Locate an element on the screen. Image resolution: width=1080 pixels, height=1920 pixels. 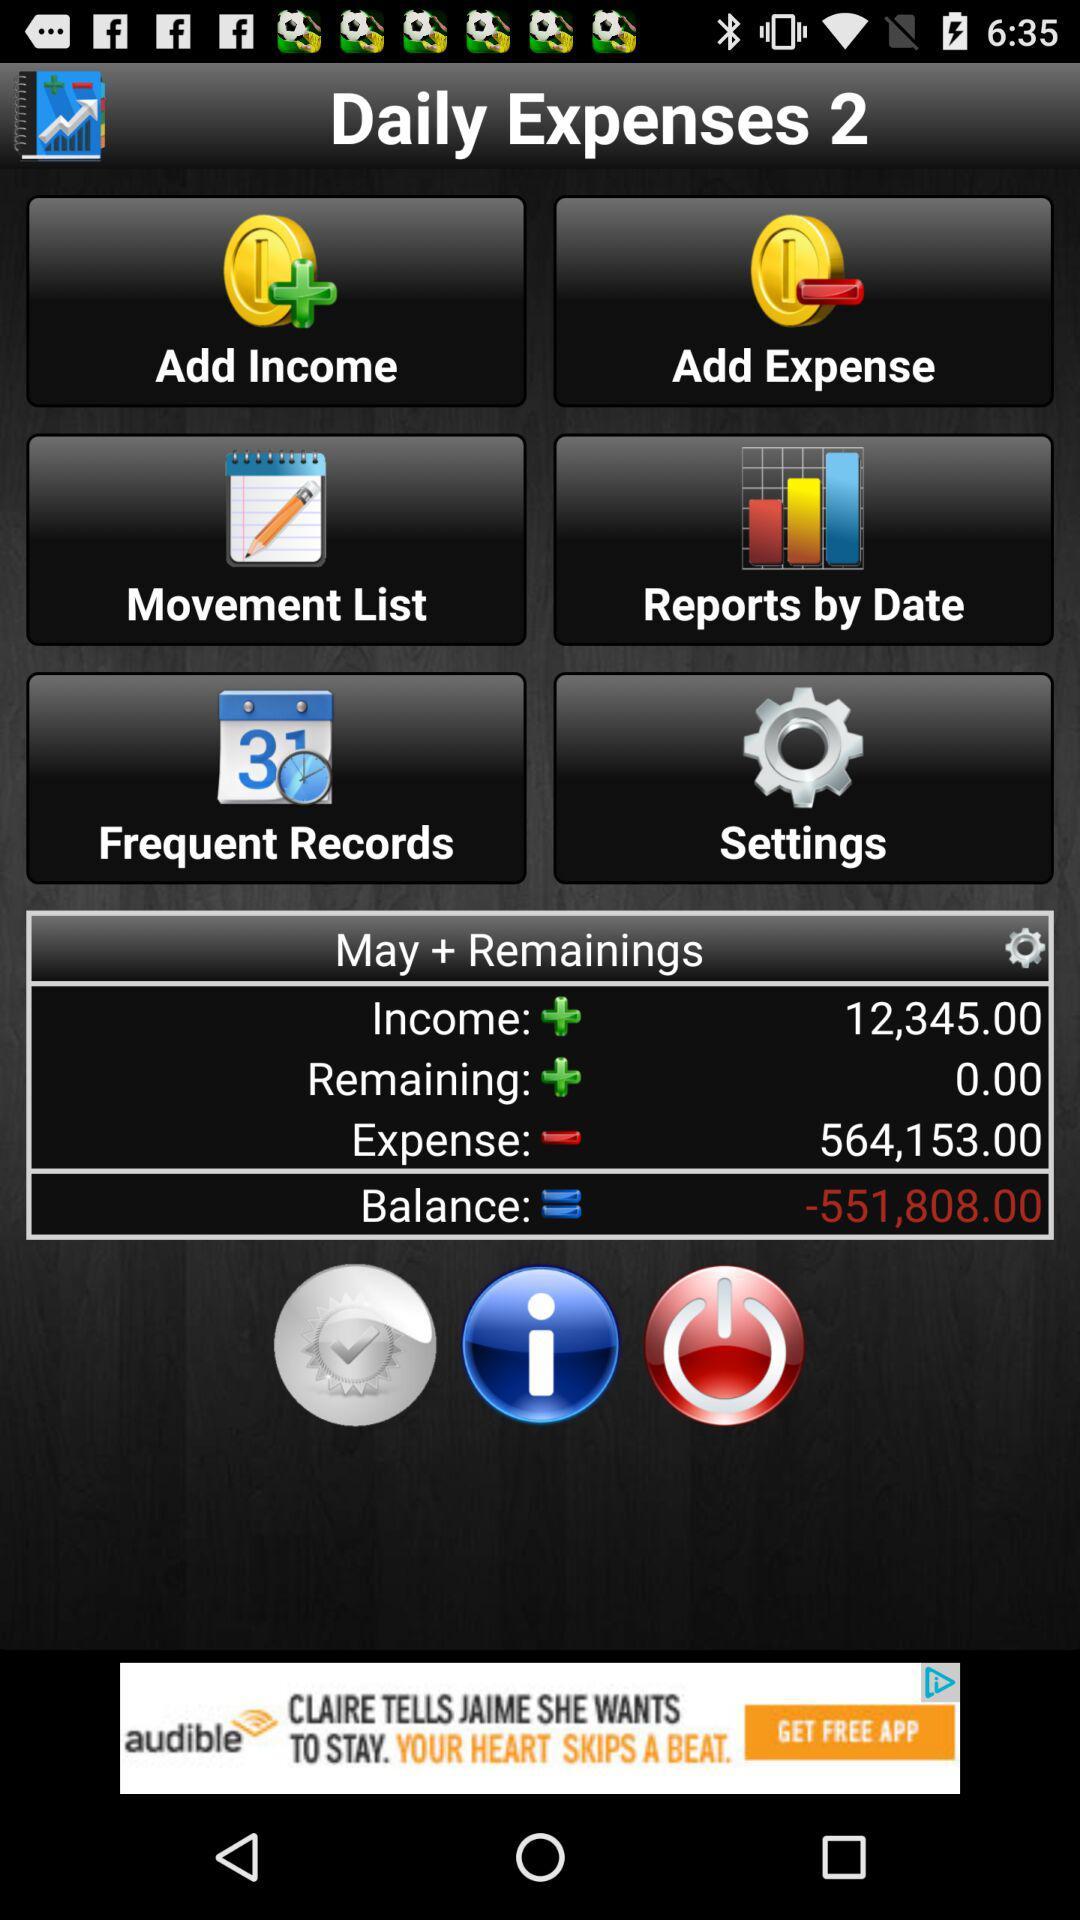
open advertisement page is located at coordinates (540, 1727).